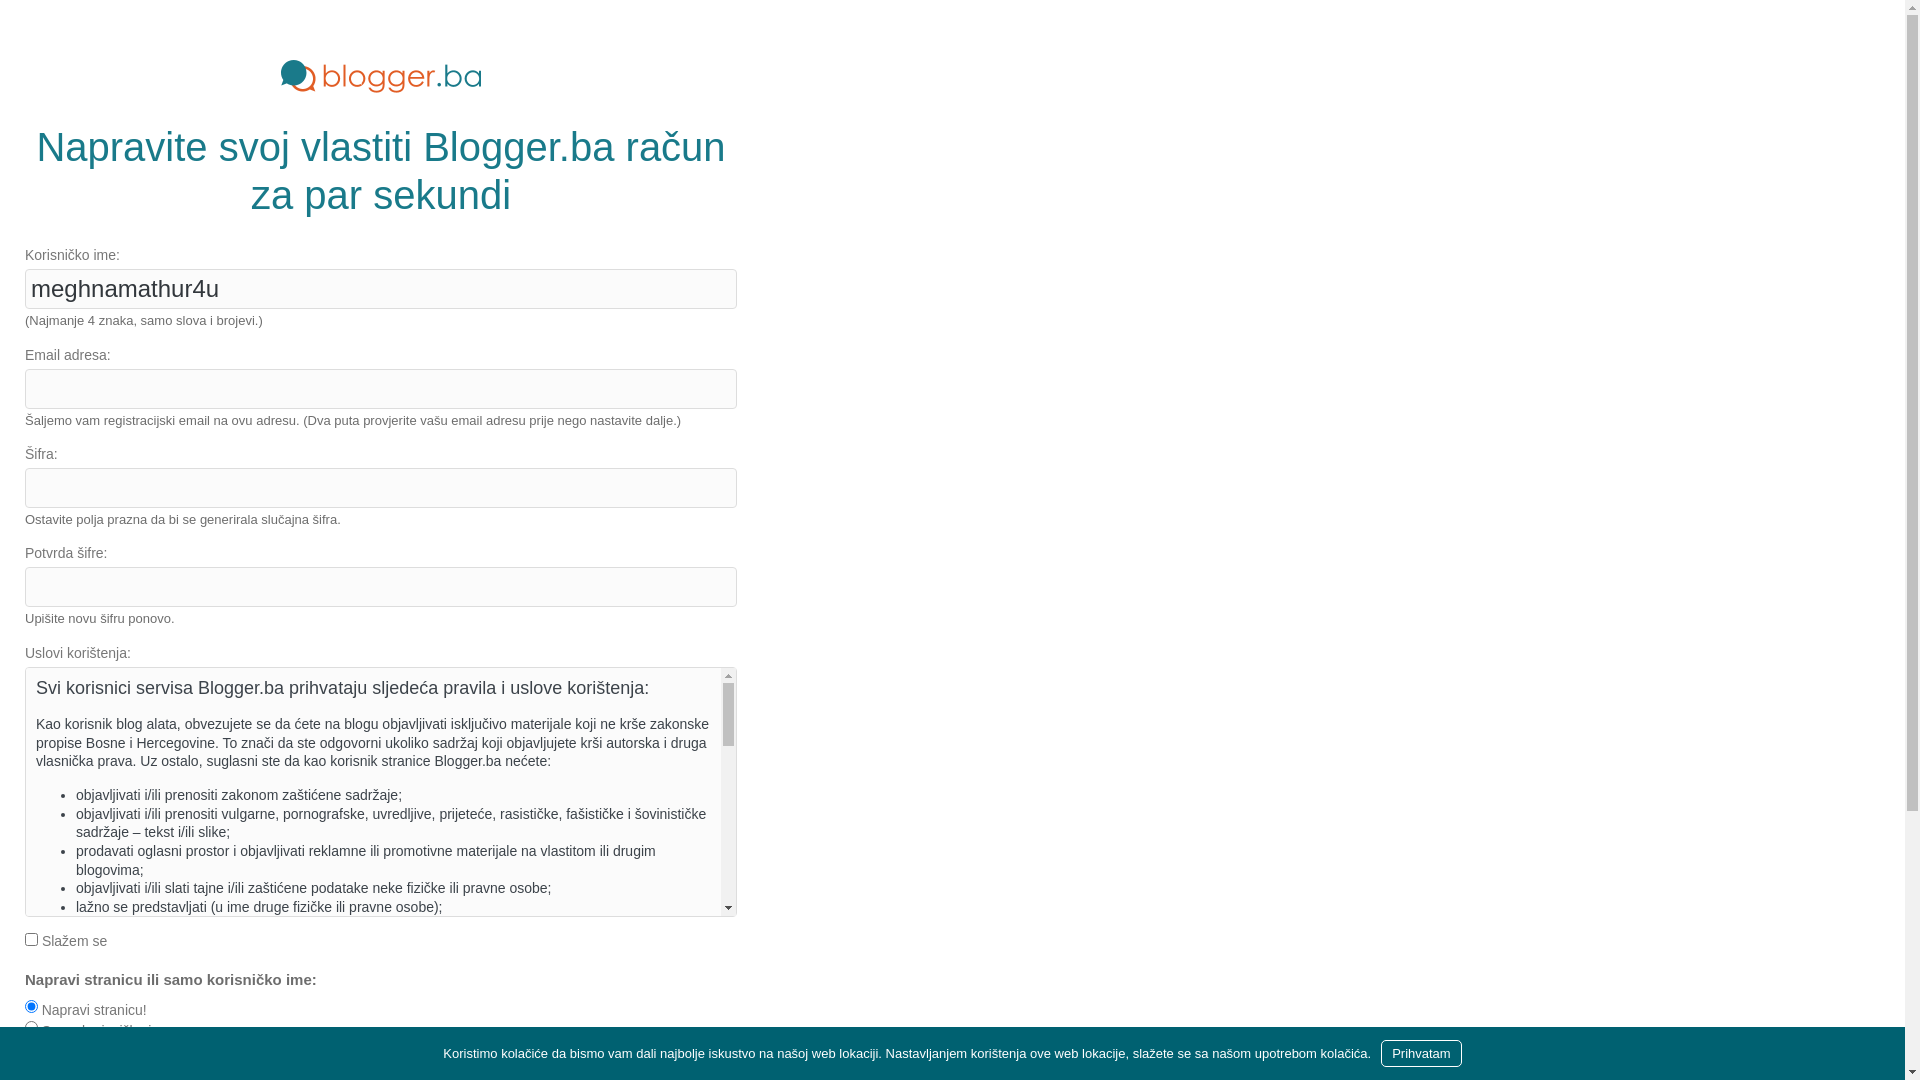 The height and width of the screenshot is (1080, 1920). Describe the element at coordinates (1420, 1052) in the screenshot. I see `'Prihvatam'` at that location.